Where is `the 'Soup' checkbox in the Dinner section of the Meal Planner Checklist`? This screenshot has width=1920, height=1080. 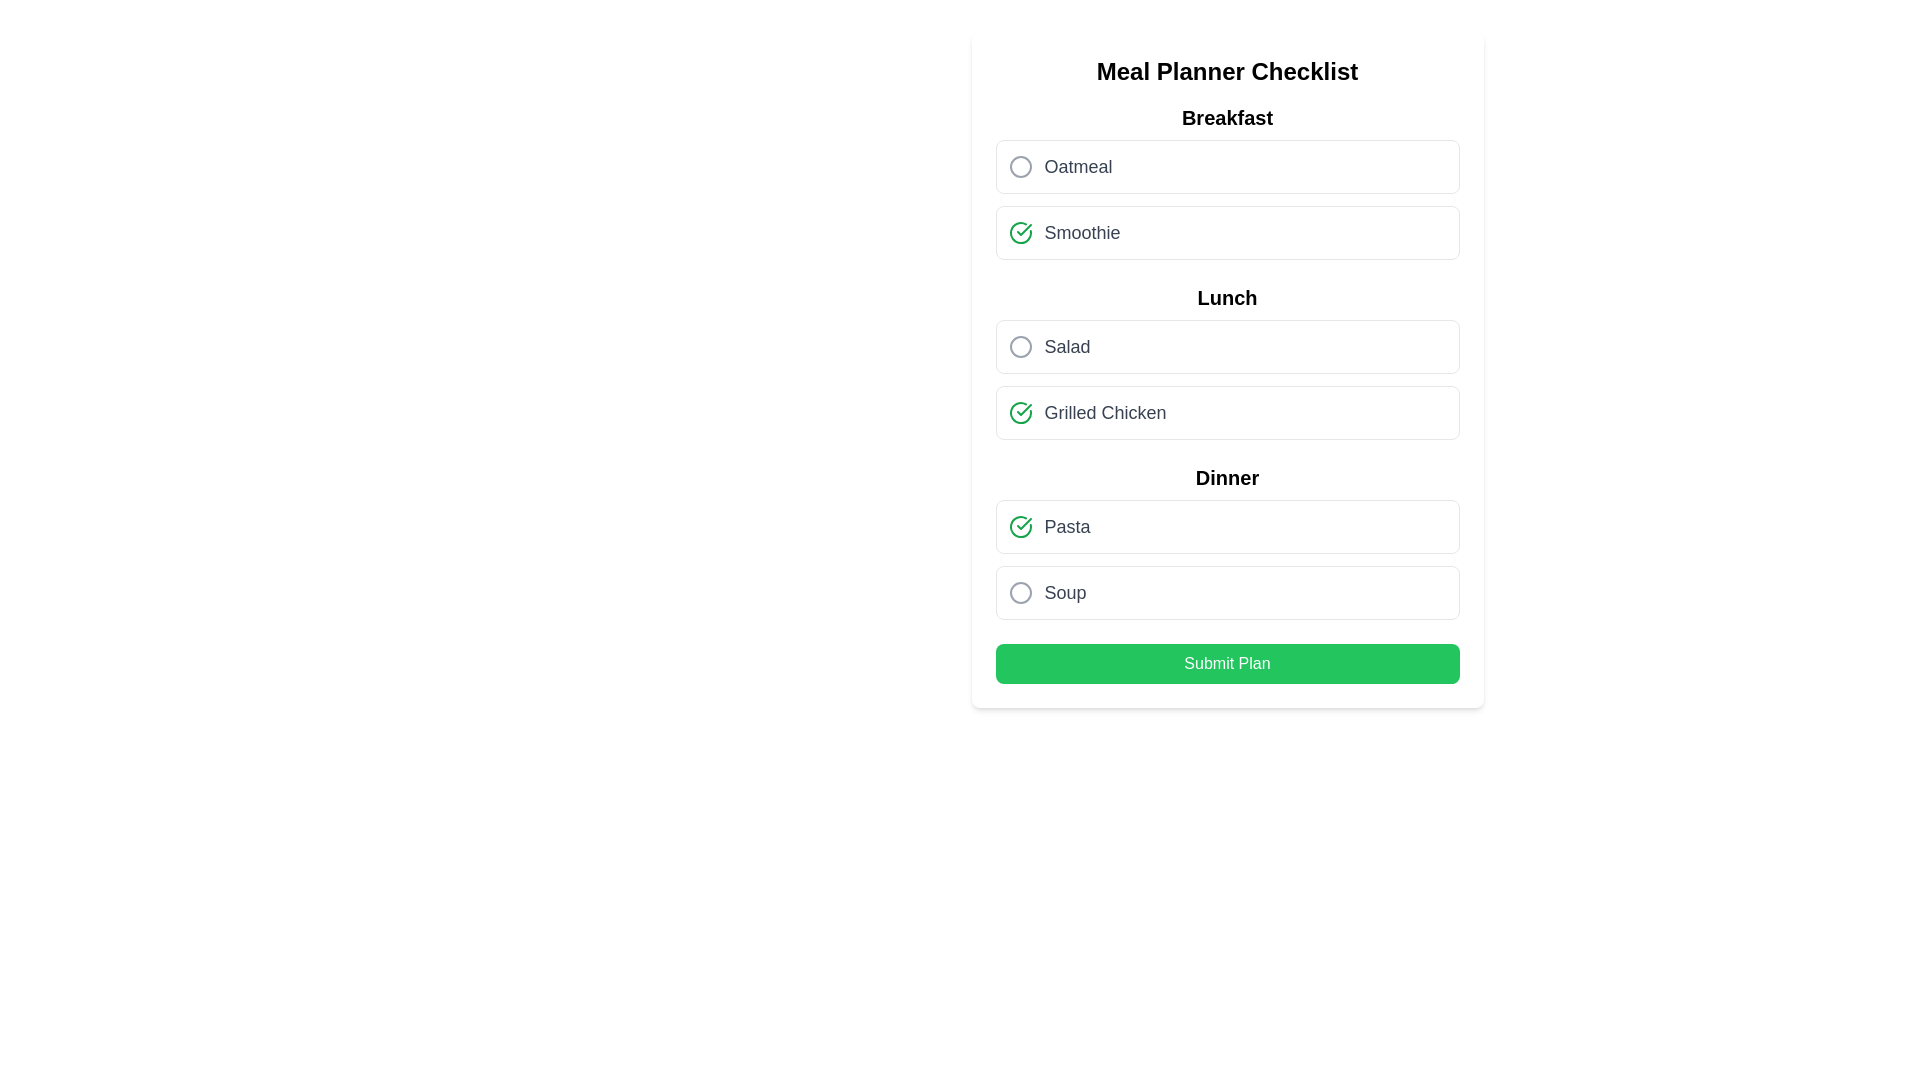
the 'Soup' checkbox in the Dinner section of the Meal Planner Checklist is located at coordinates (1226, 592).